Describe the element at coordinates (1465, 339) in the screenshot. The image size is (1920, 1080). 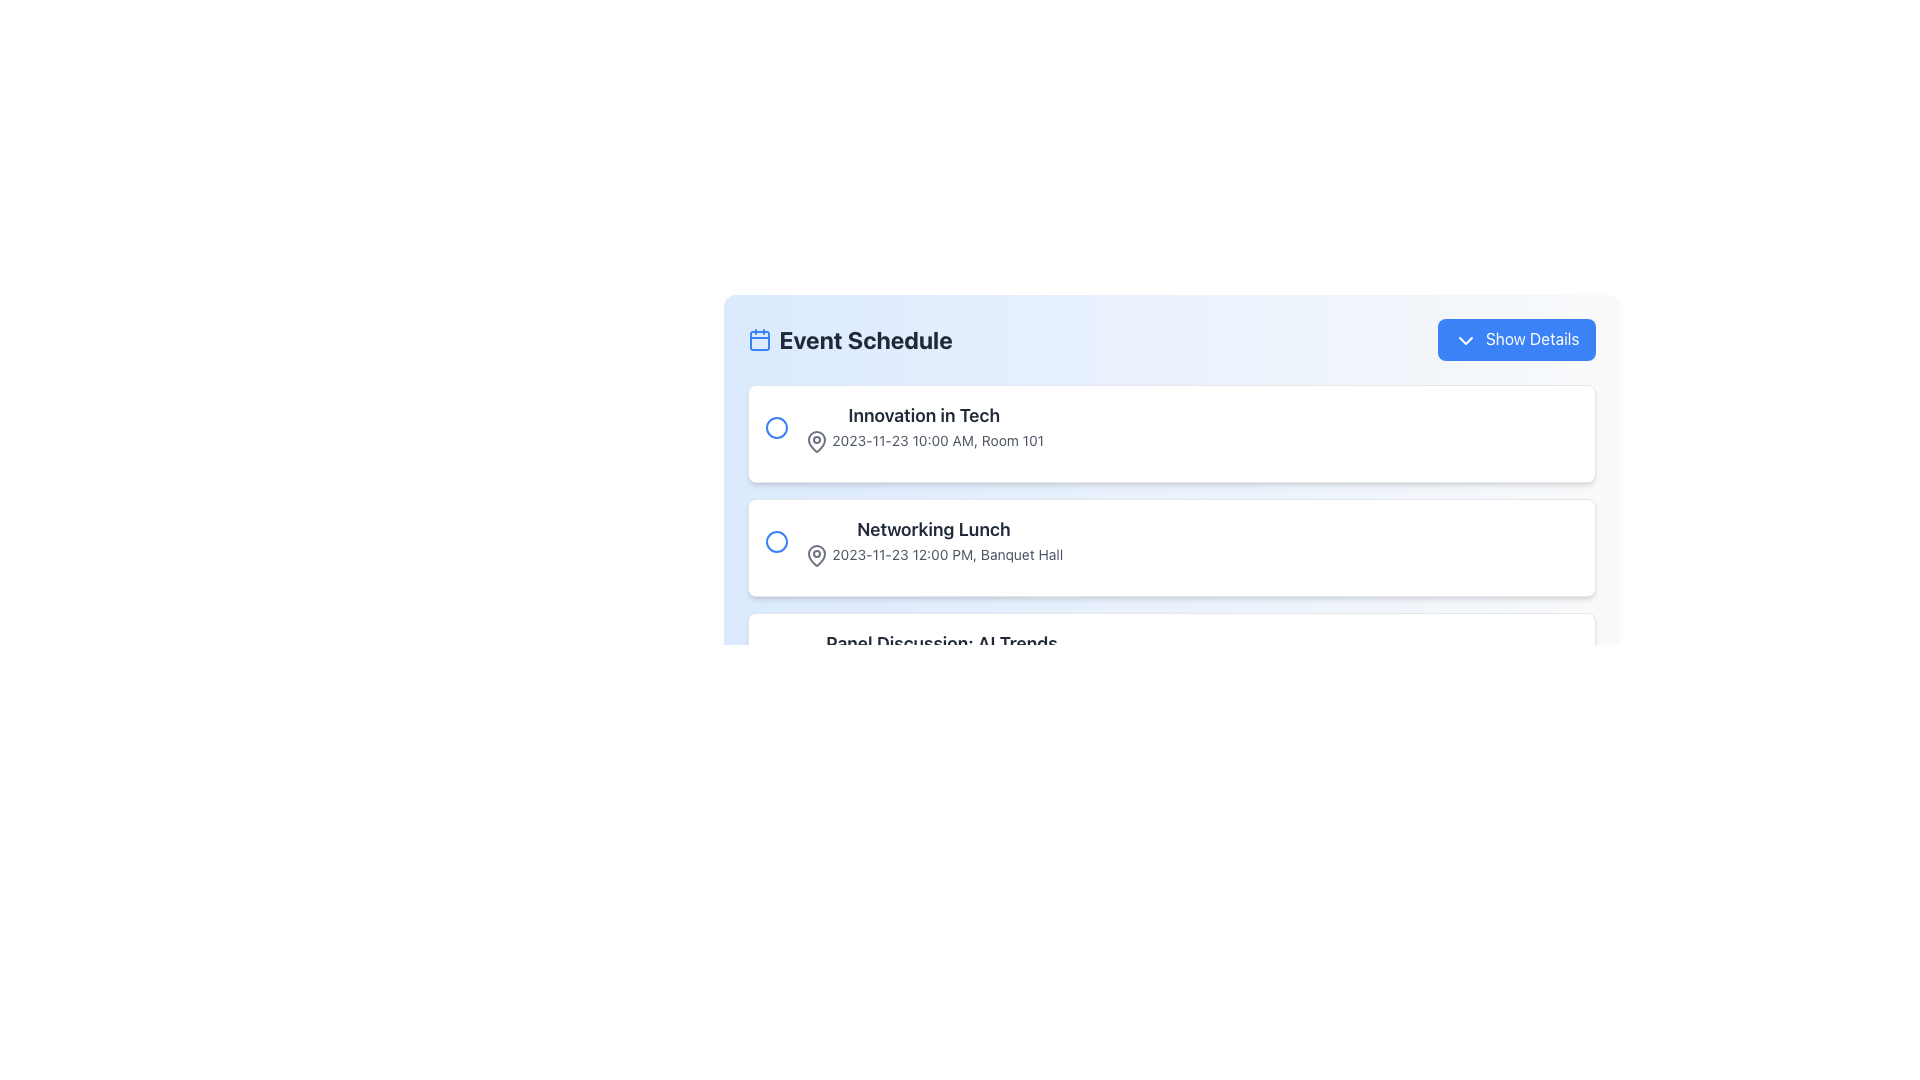
I see `the chevron-down icon located within the 'Show Details' button at the top right corner of the interface` at that location.